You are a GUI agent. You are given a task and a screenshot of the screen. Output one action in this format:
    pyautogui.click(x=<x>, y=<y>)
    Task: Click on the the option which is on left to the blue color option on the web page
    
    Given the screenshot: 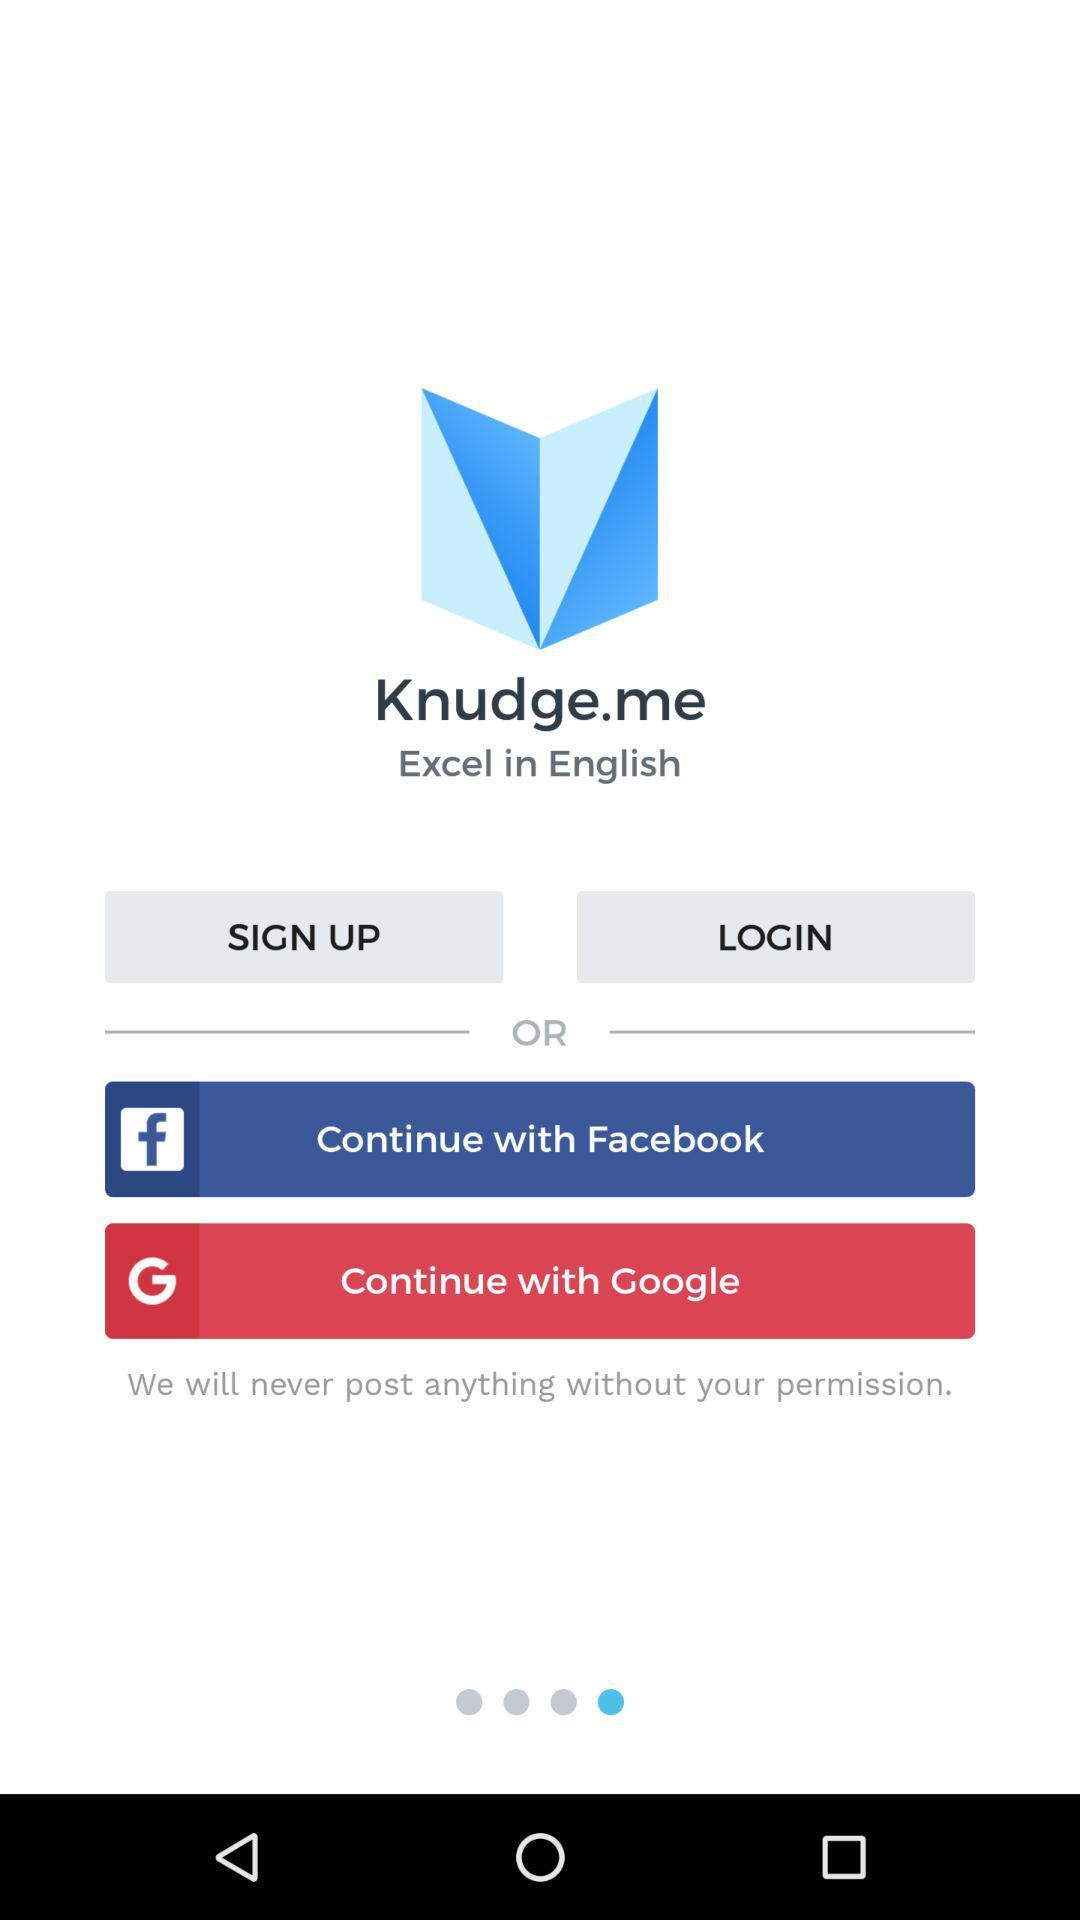 What is the action you would take?
    pyautogui.click(x=563, y=1701)
    